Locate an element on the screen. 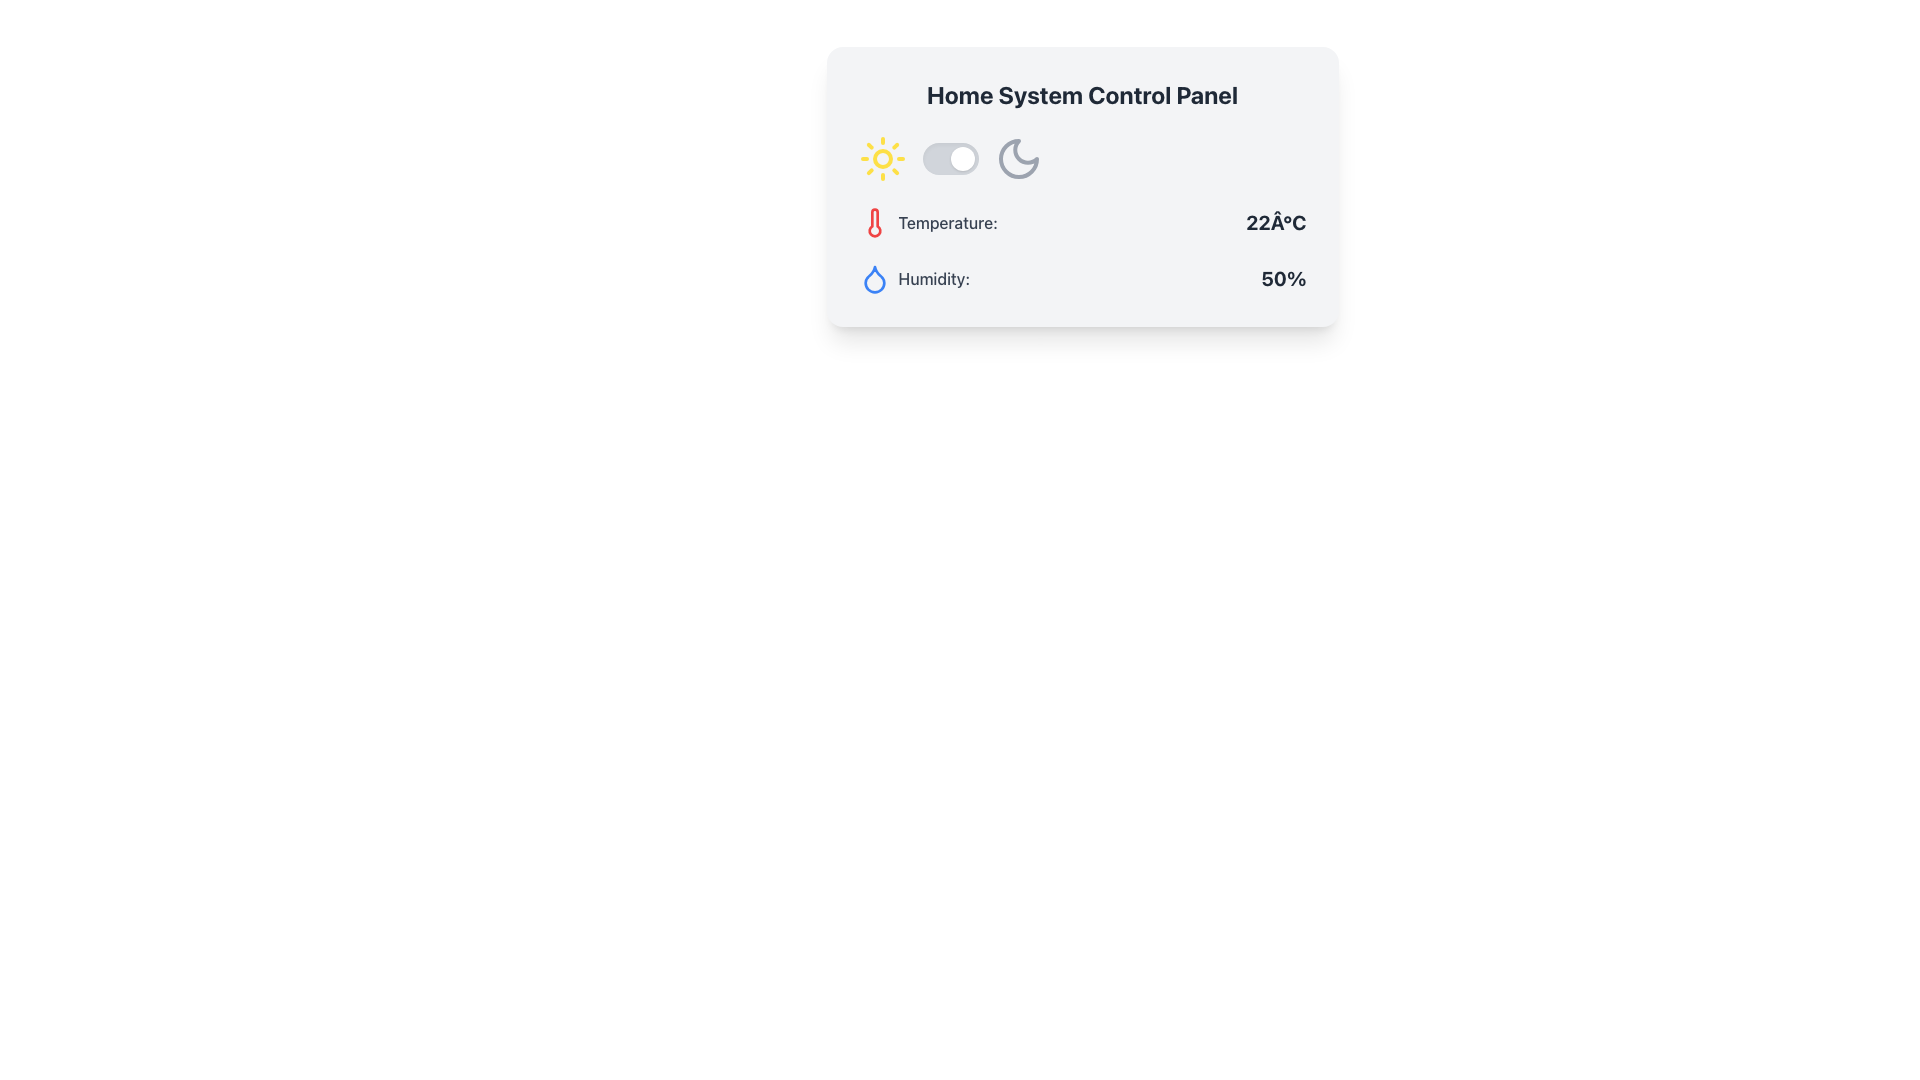  the daylight icon in the 'Home System Control Panel' header section is located at coordinates (881, 157).